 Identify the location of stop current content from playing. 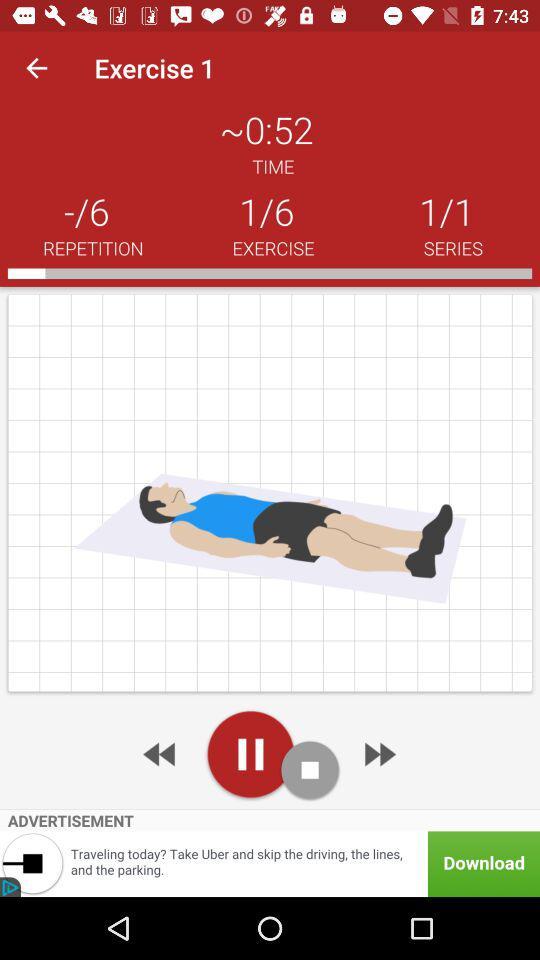
(310, 769).